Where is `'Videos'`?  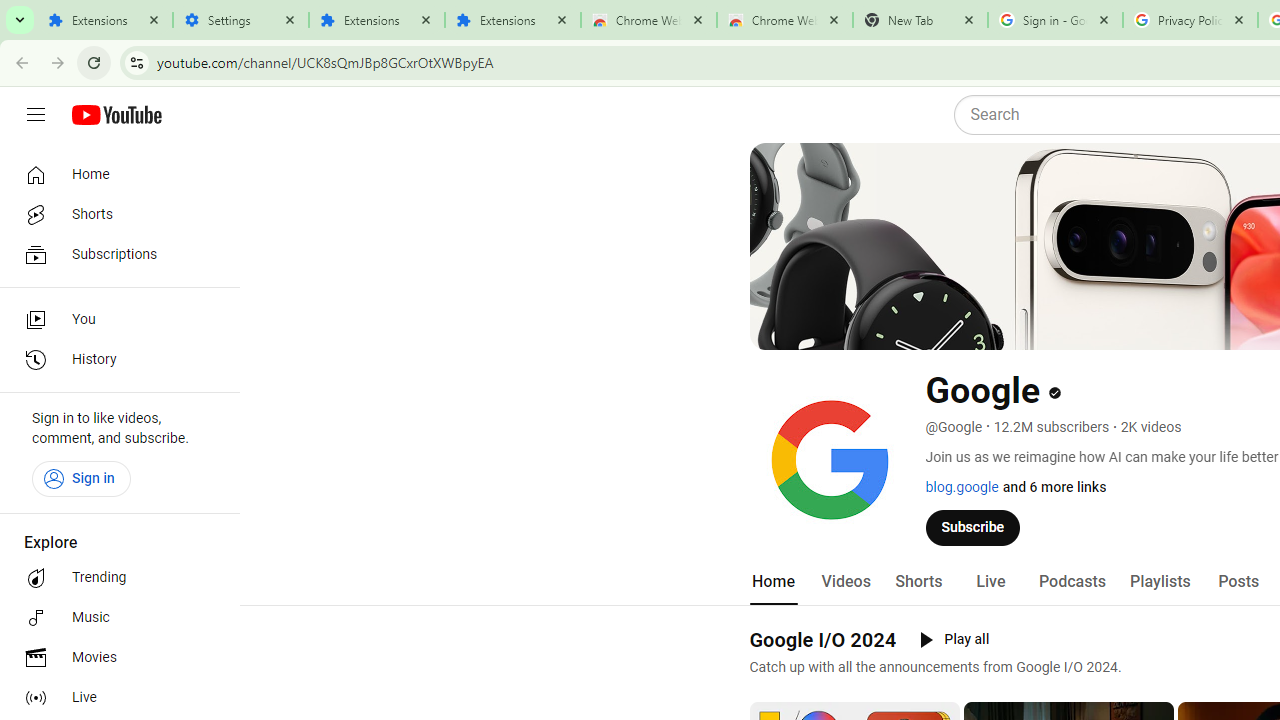 'Videos' is located at coordinates (845, 581).